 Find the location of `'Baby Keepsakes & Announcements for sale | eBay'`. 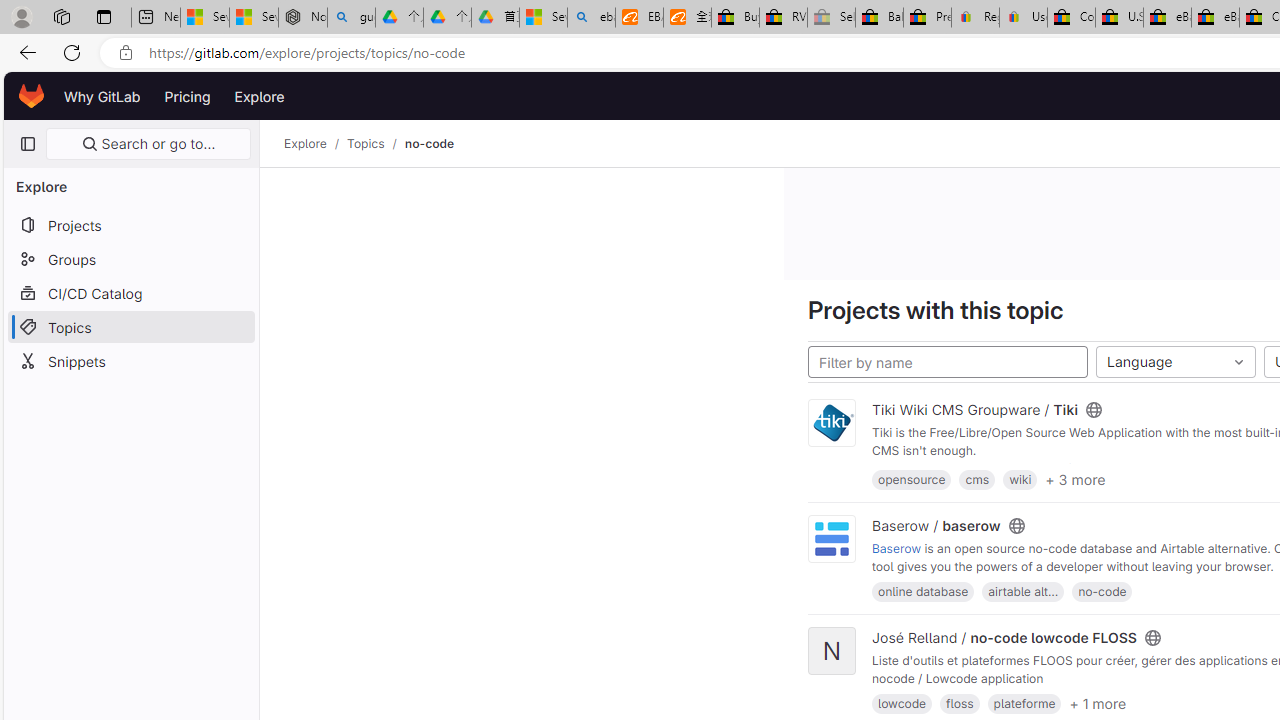

'Baby Keepsakes & Announcements for sale | eBay' is located at coordinates (879, 17).